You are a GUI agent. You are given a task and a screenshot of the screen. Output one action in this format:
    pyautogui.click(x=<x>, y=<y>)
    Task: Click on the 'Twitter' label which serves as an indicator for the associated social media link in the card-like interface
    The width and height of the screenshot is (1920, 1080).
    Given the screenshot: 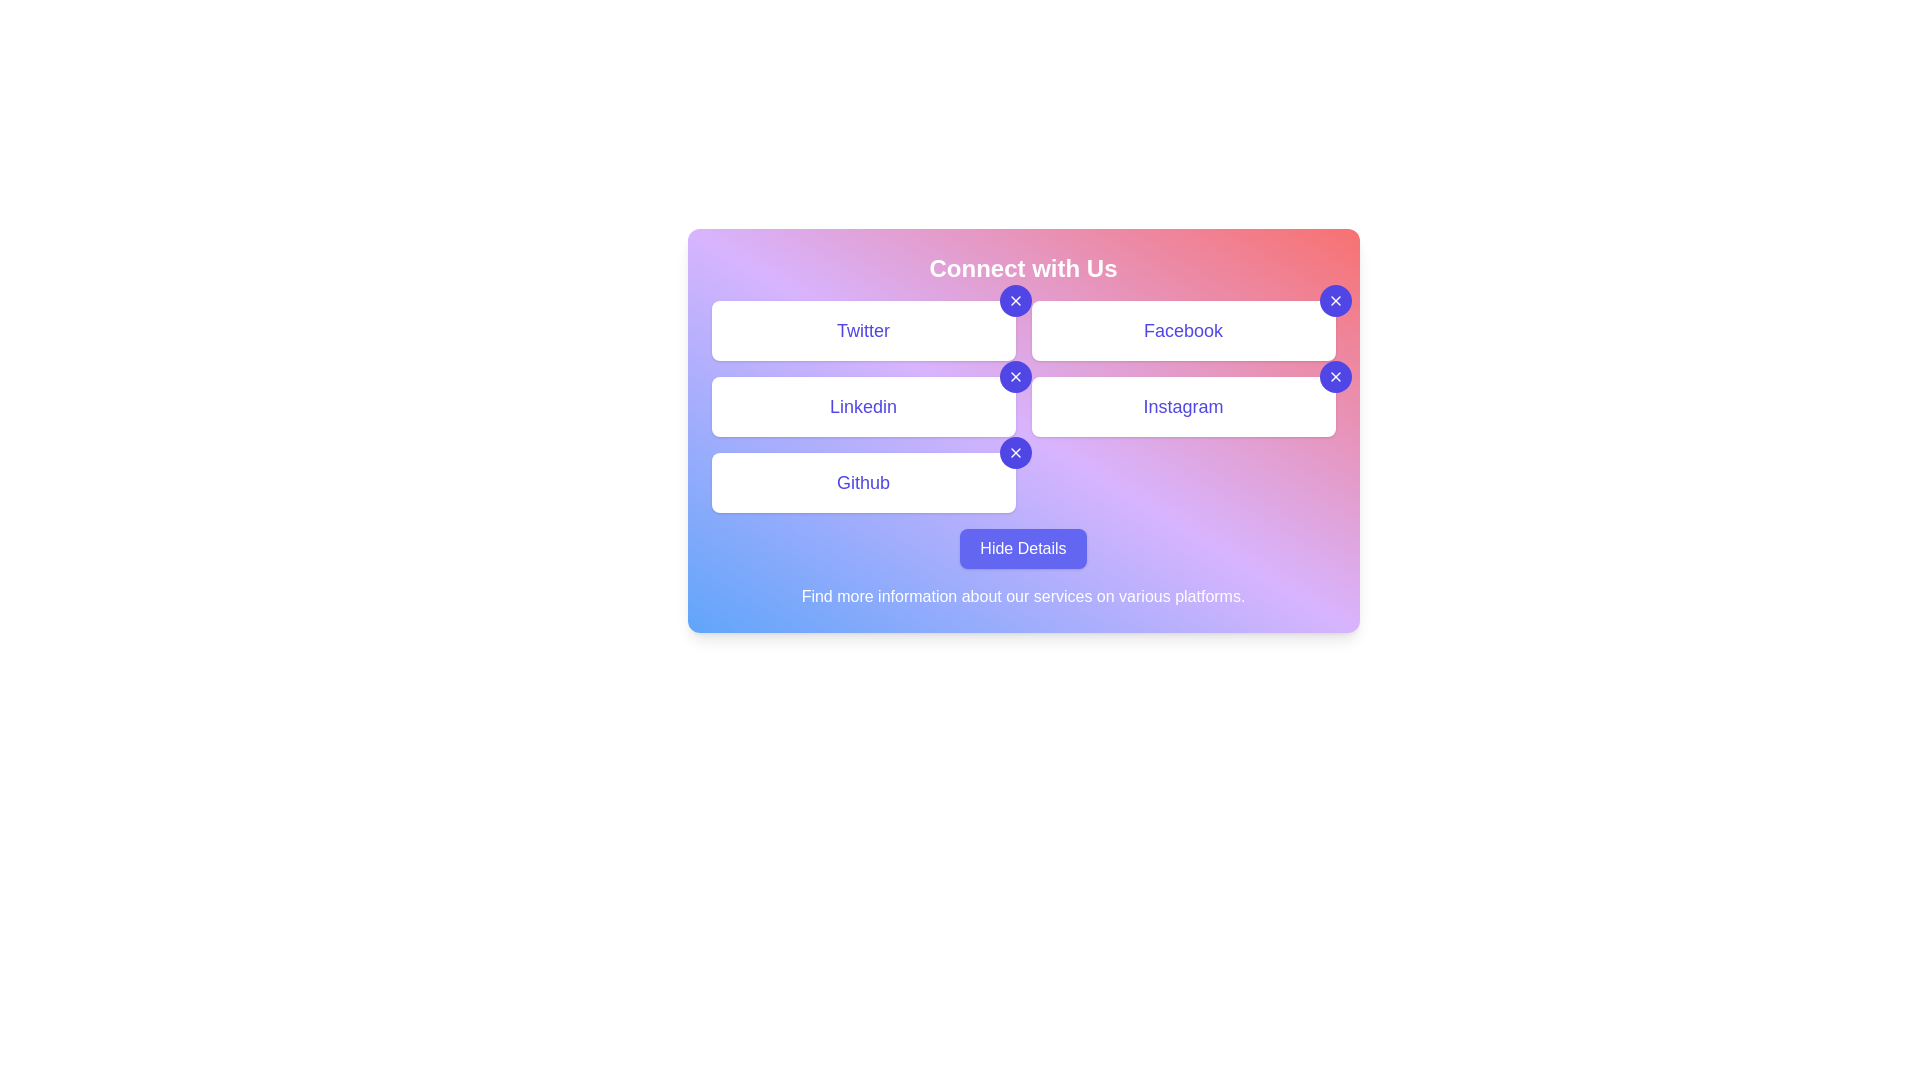 What is the action you would take?
    pyautogui.click(x=863, y=330)
    